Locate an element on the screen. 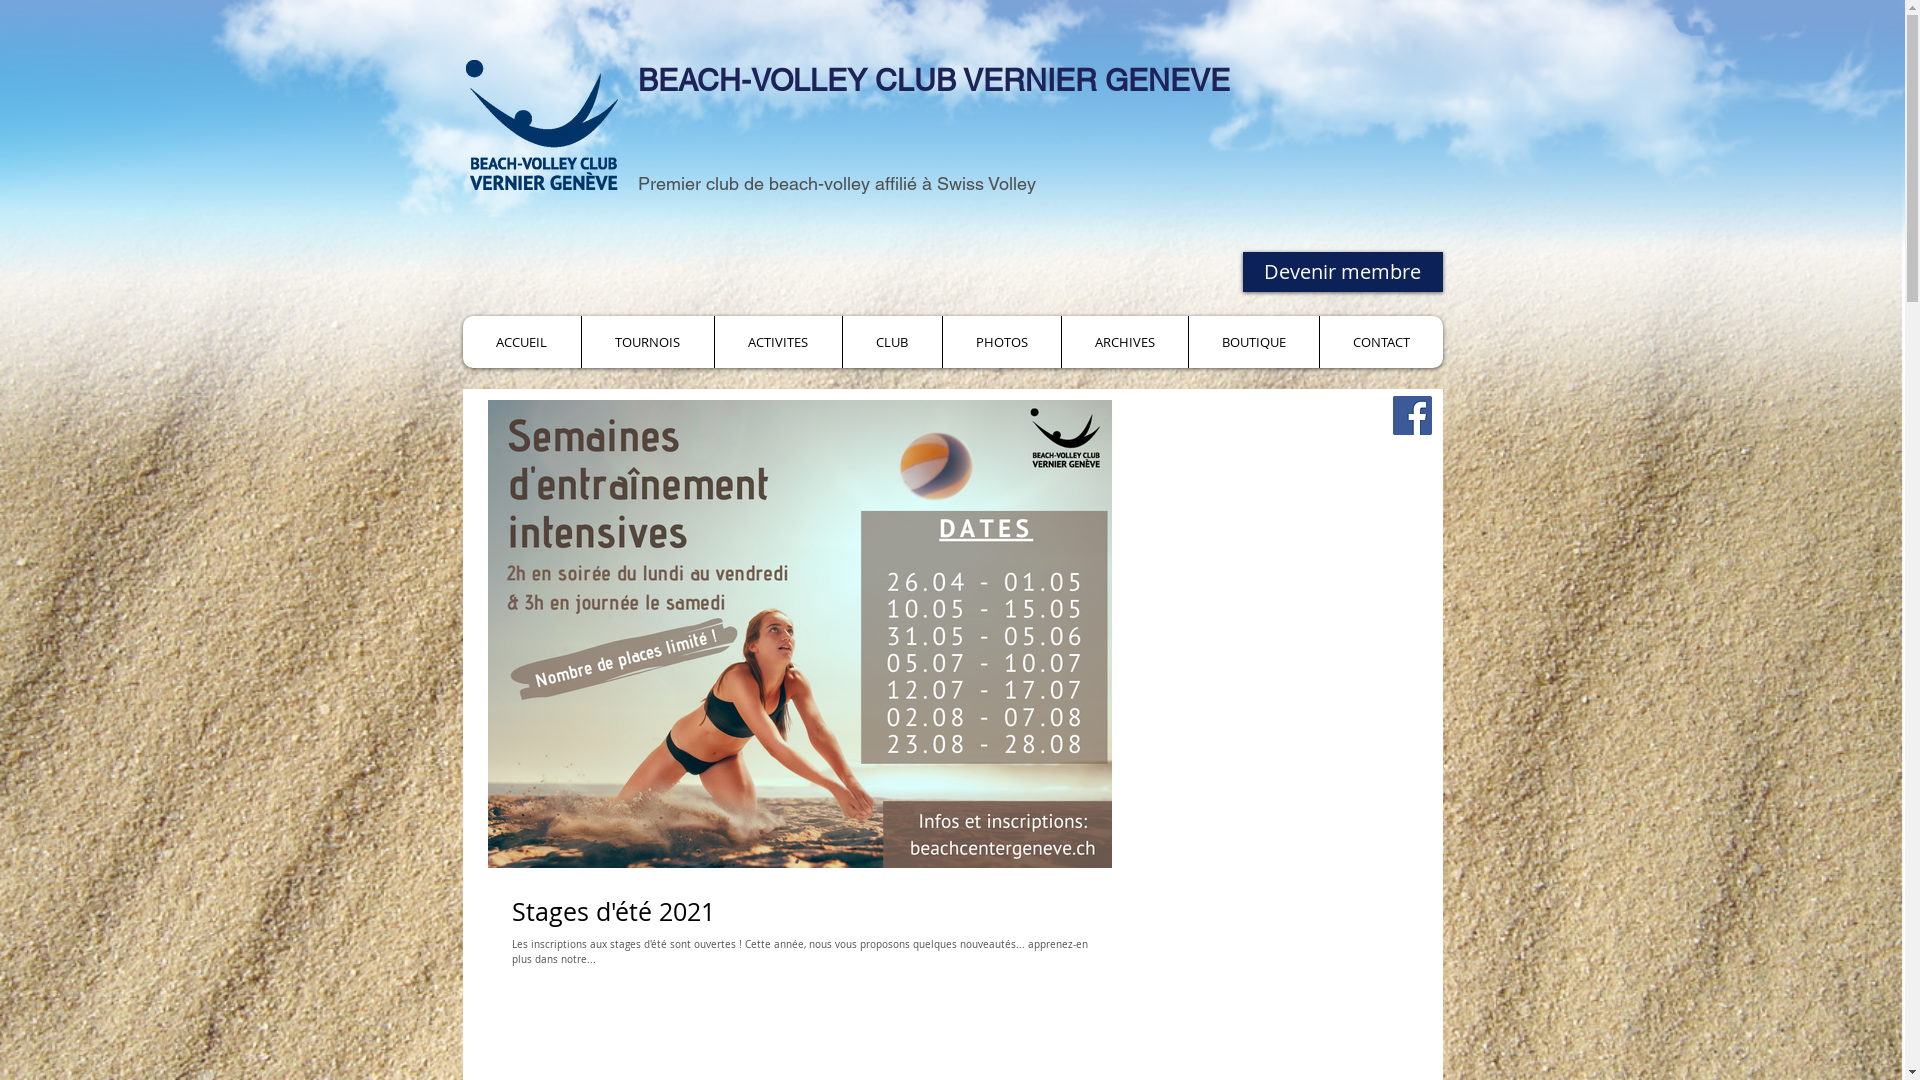 This screenshot has width=1920, height=1080. 'TOURNOIS' is located at coordinates (579, 341).